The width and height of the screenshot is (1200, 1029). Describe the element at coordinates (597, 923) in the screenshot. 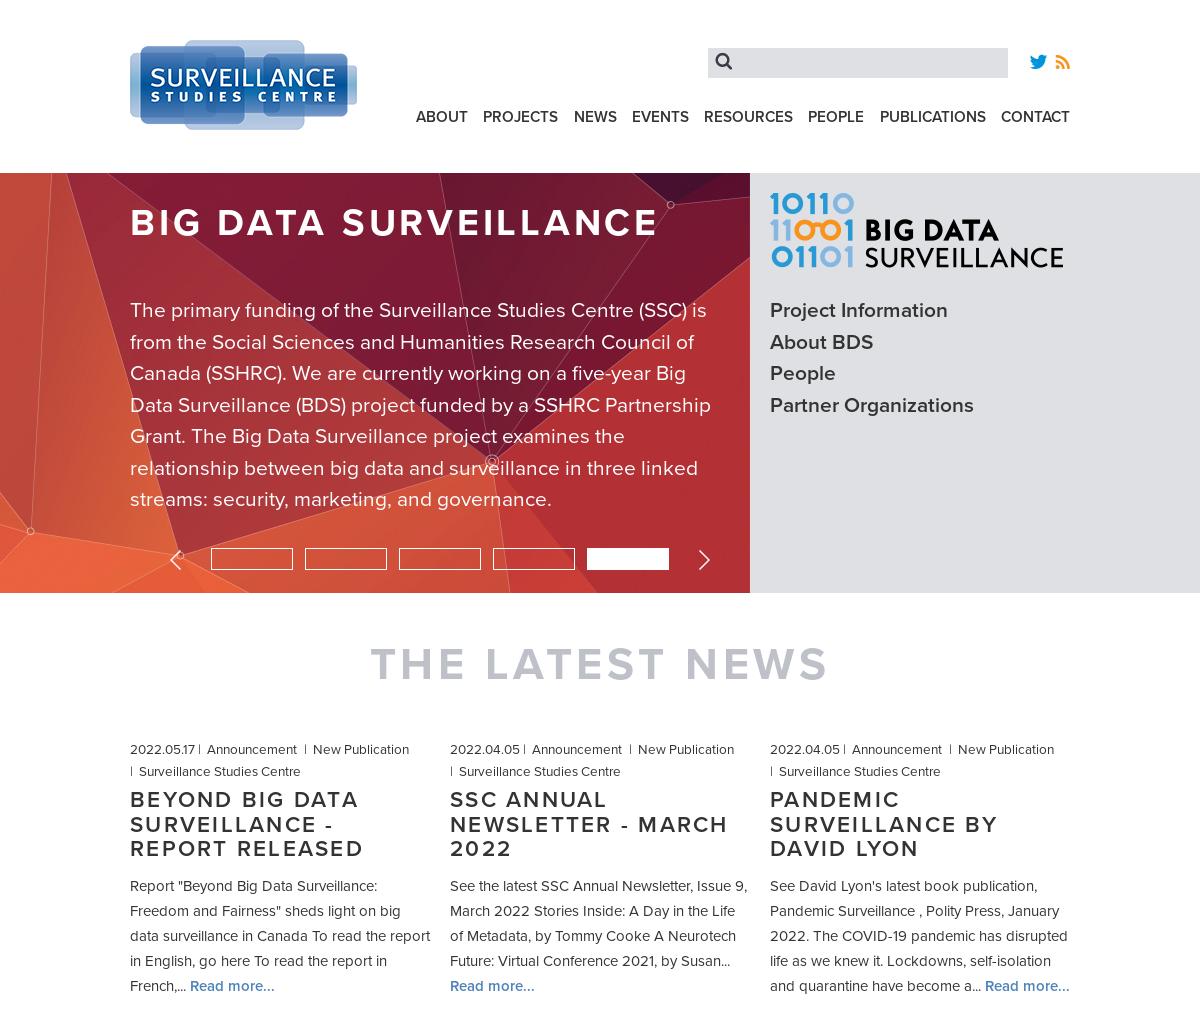

I see `'See the latest SSC Annual Newsletter, Issue 9, March 2022 Stories Inside: A Day in the Life of Metadata, by Tommy Cooke A Neurotech Future: Virtual Conference 2021, by Susan...'` at that location.